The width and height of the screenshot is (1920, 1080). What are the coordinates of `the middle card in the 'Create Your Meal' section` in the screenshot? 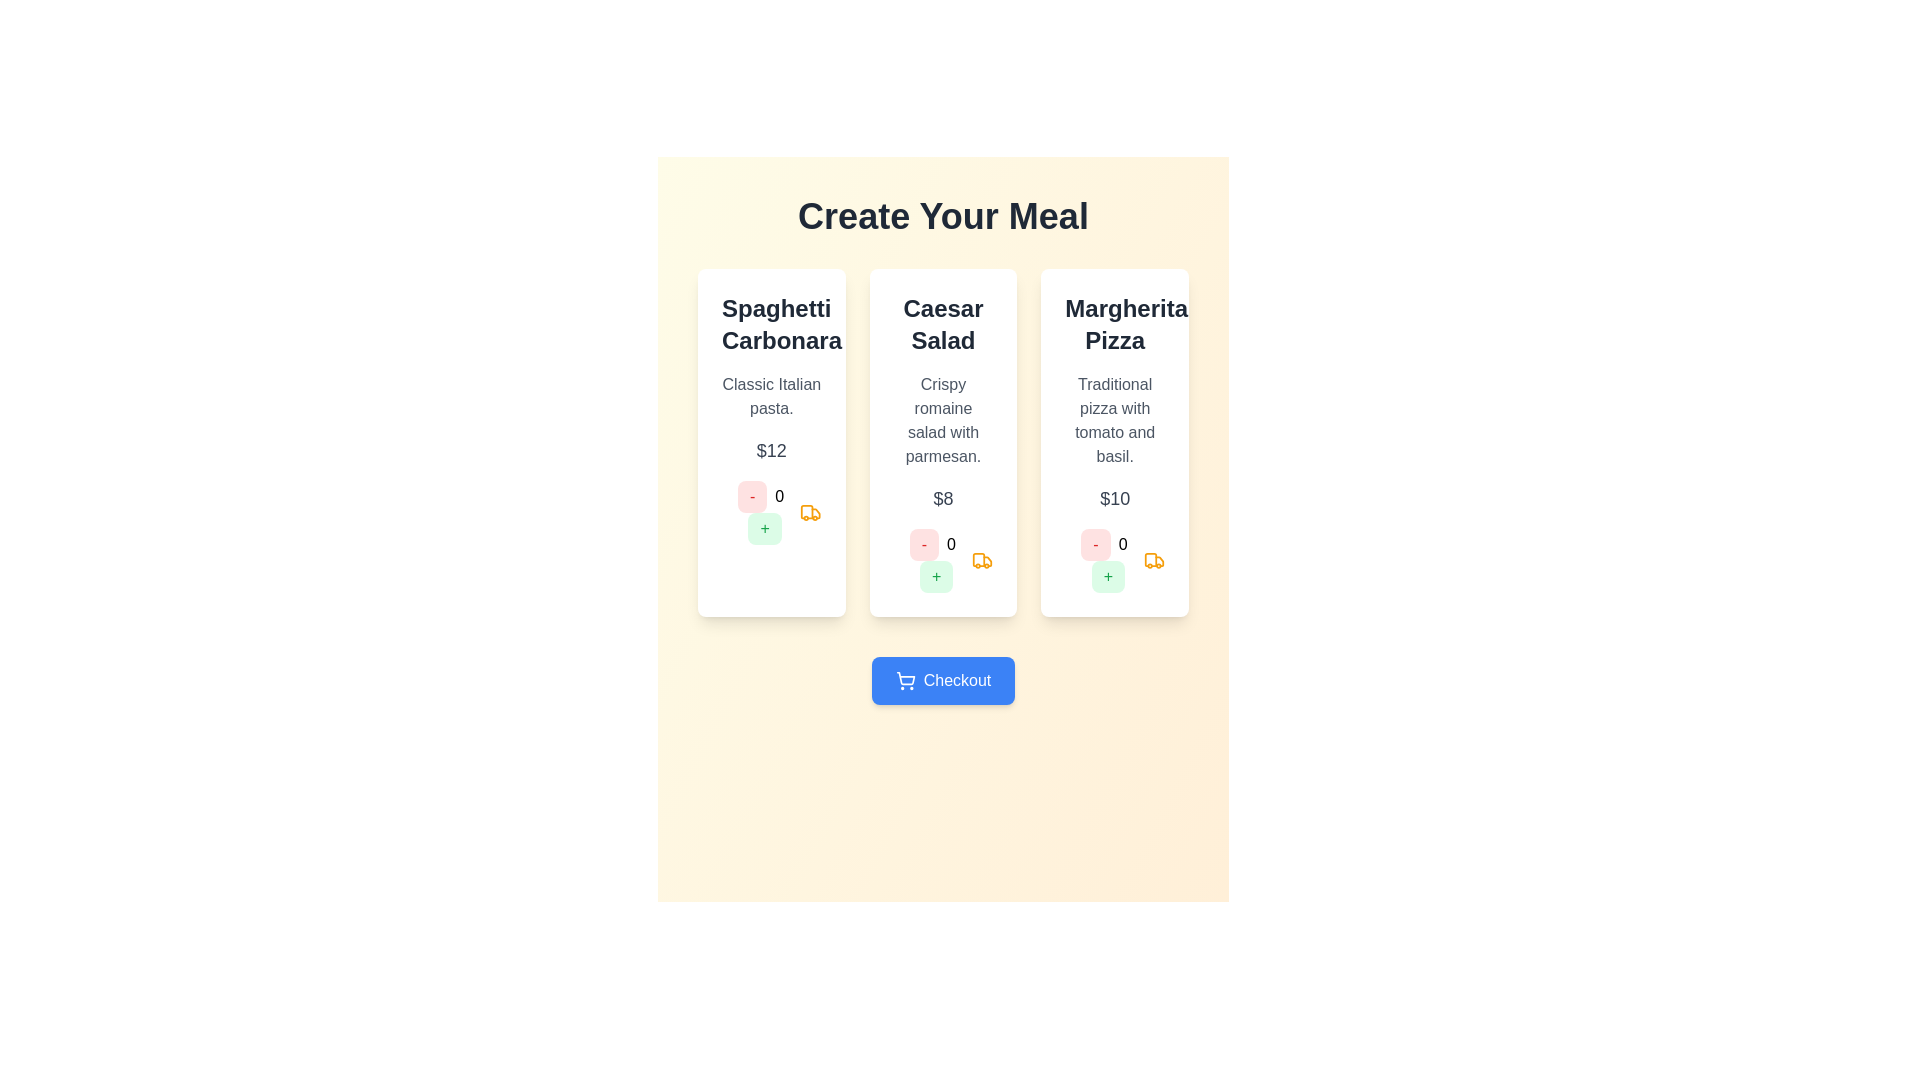 It's located at (942, 442).